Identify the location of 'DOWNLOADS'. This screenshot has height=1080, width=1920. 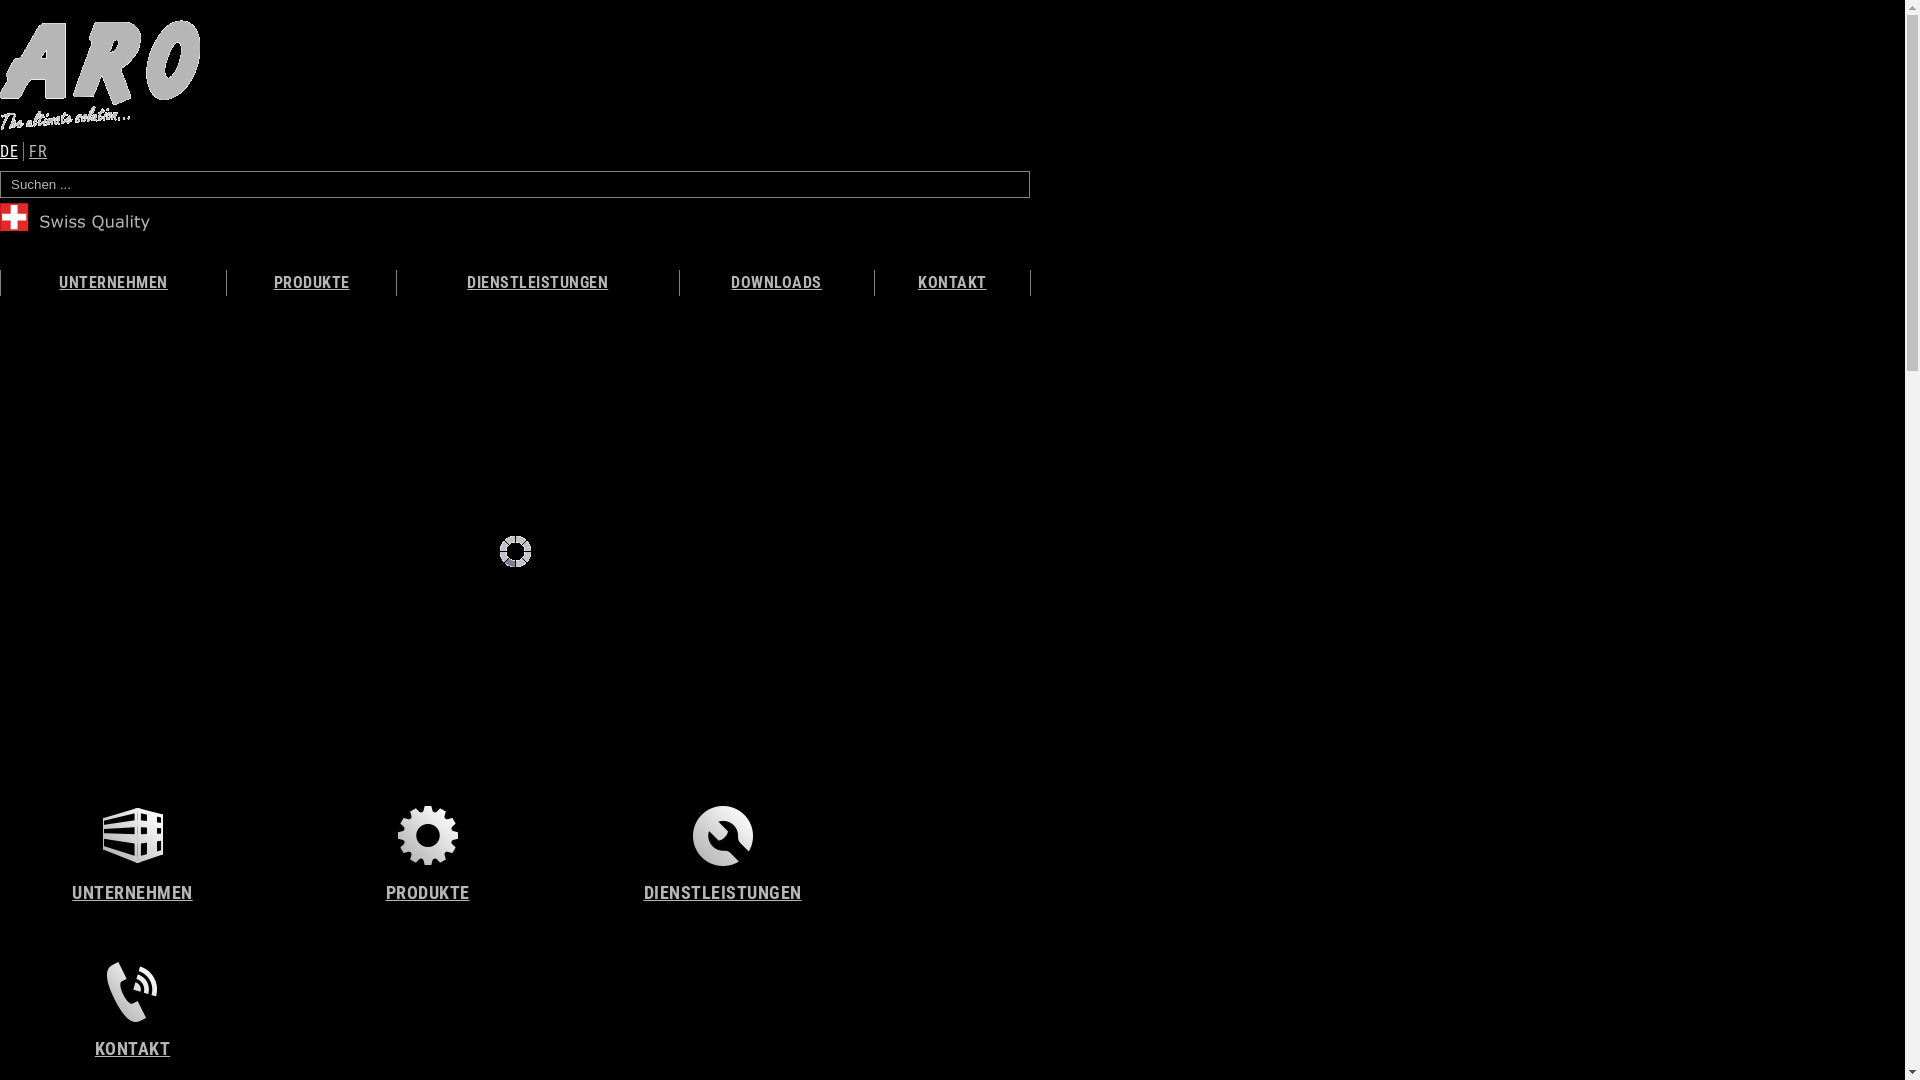
(776, 282).